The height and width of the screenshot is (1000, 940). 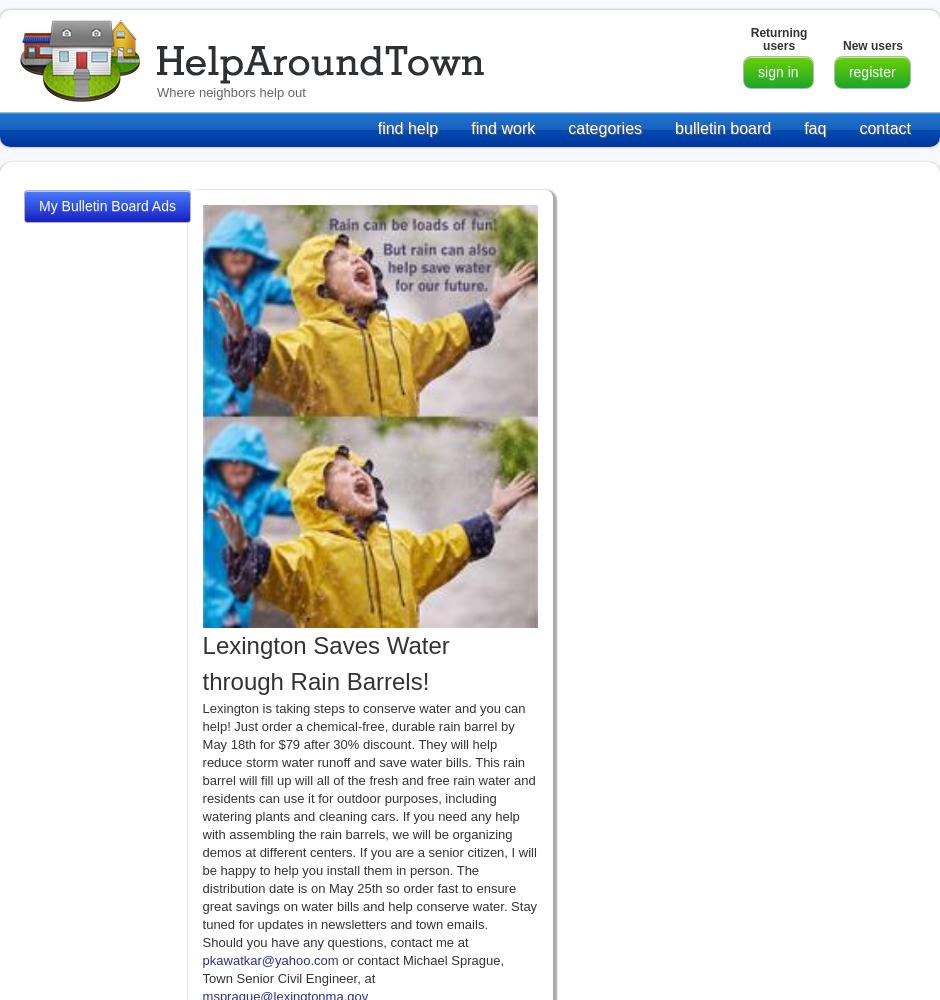 I want to click on 'find work', so click(x=502, y=128).